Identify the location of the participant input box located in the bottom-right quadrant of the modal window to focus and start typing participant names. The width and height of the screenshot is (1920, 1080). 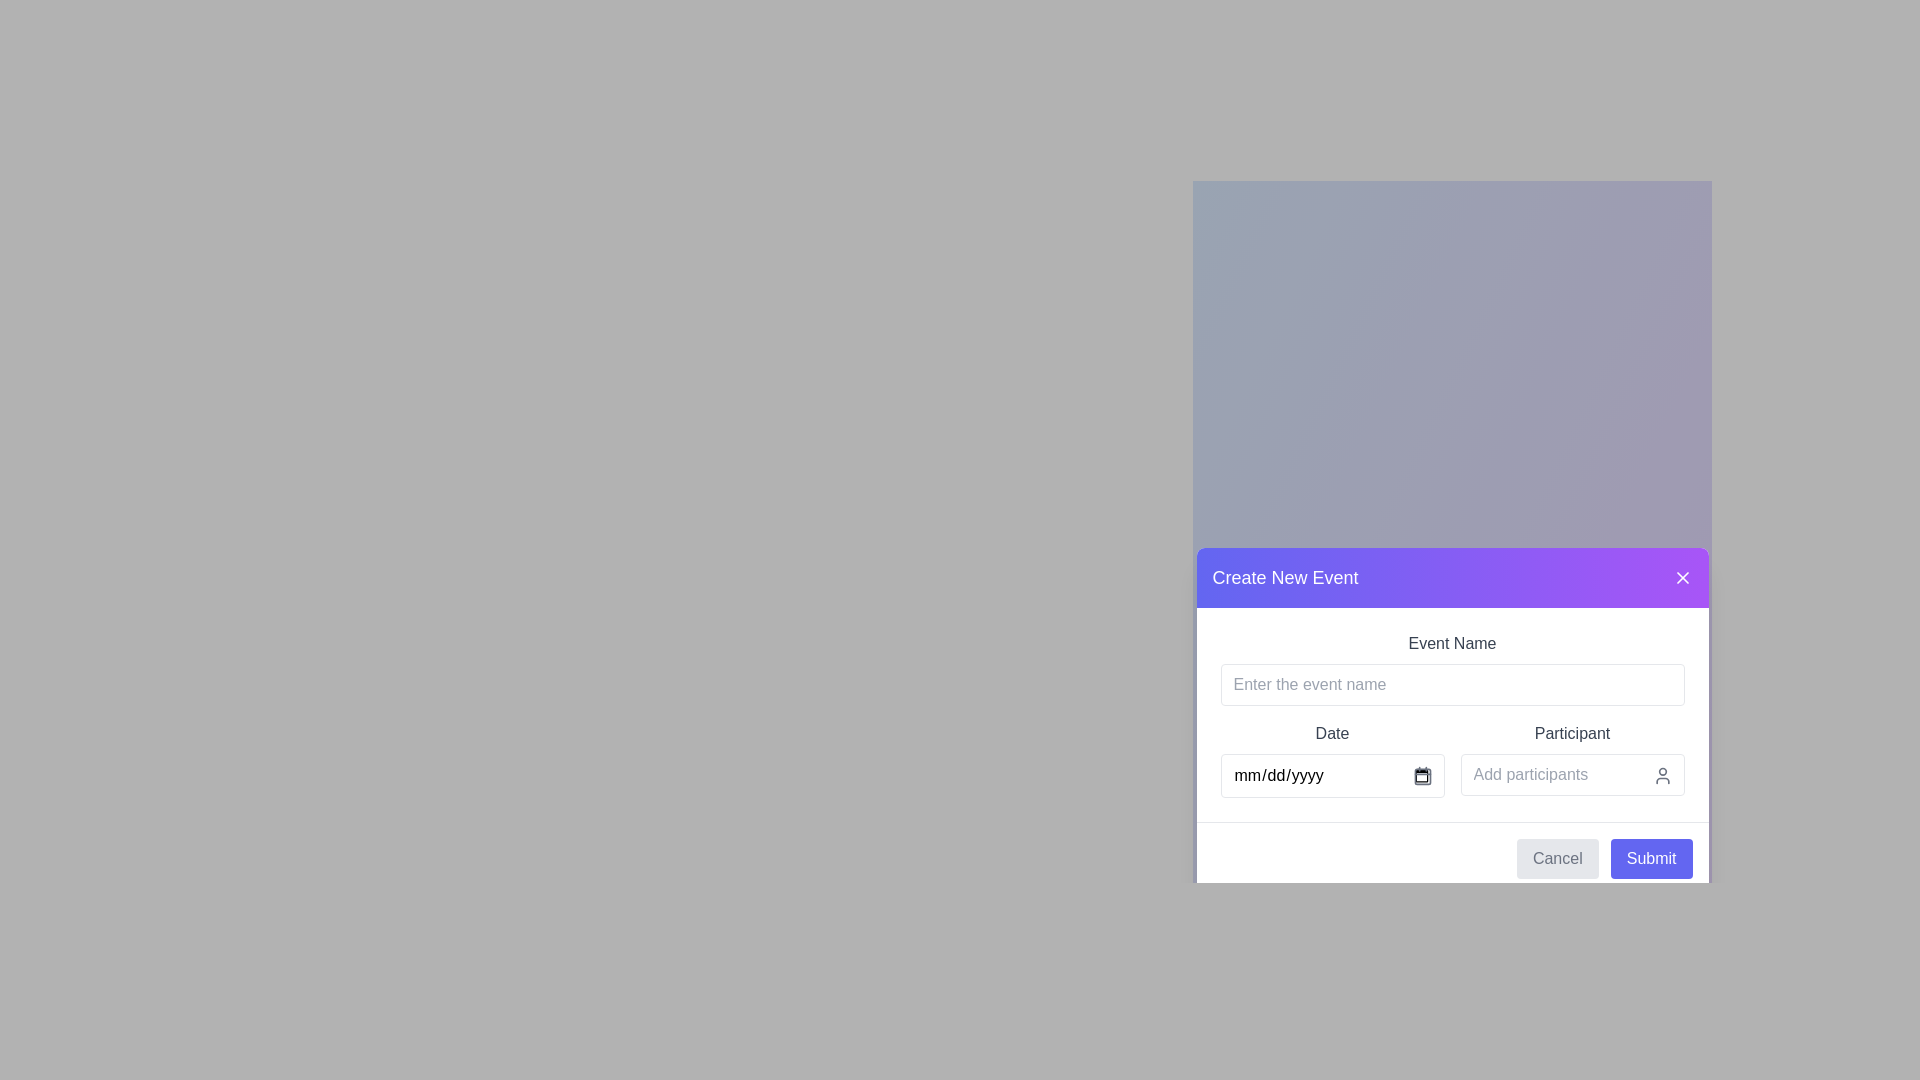
(1571, 759).